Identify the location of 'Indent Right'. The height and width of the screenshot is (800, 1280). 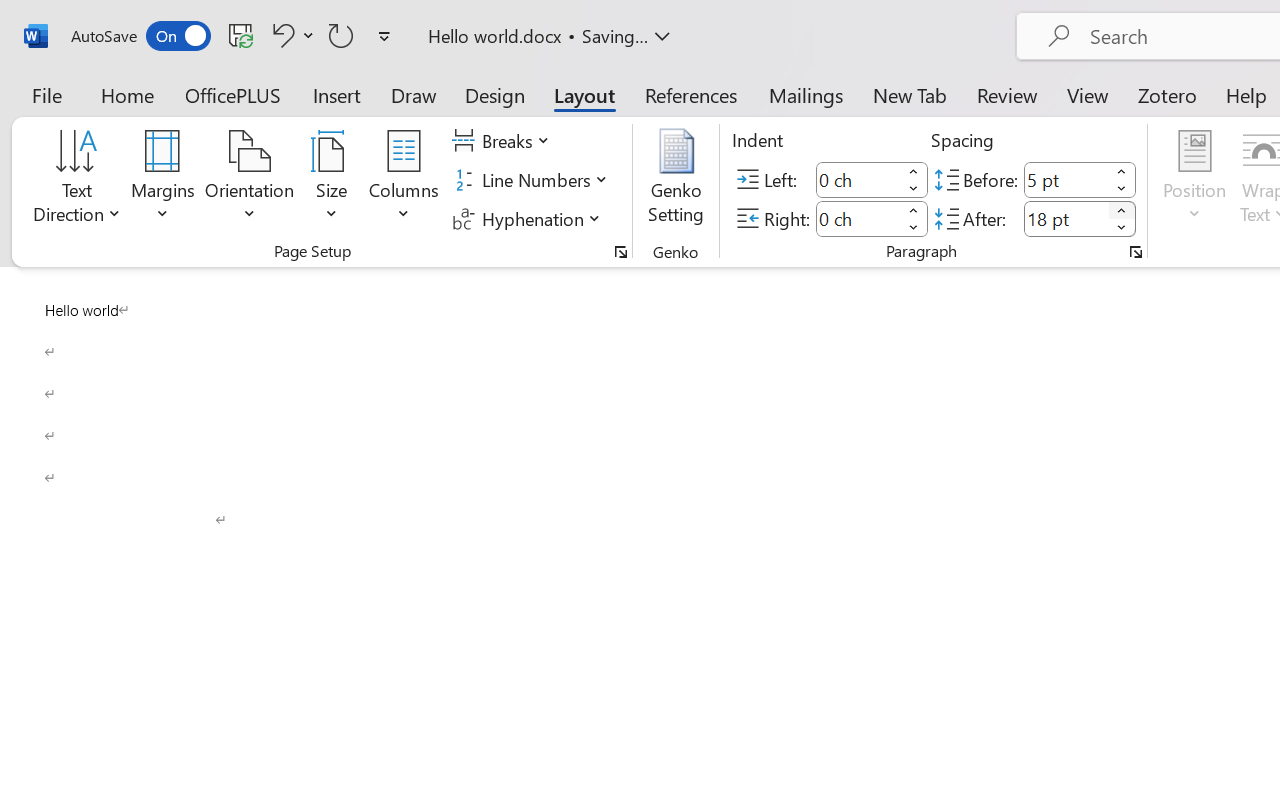
(858, 218).